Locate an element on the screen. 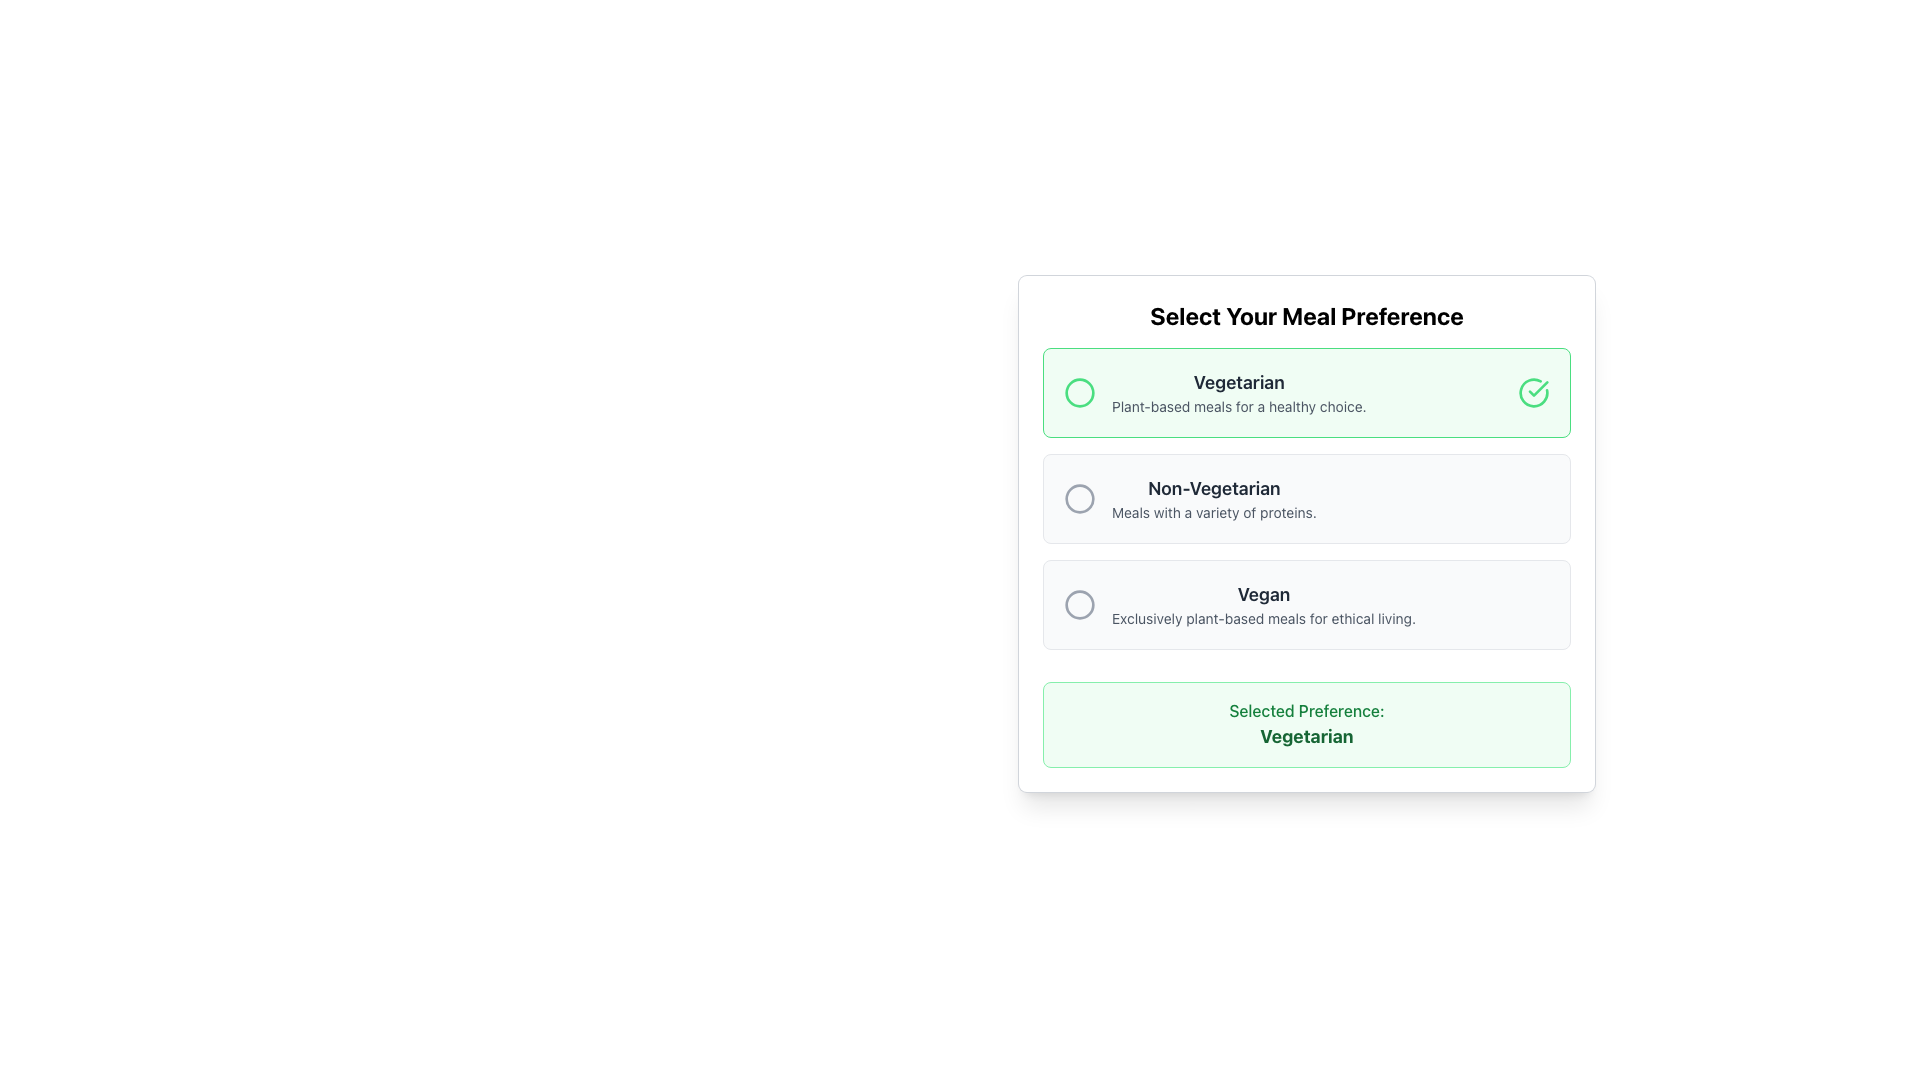  the Information Display Box that shows the user's currently selected meal preference, which is 'Vegetarian' is located at coordinates (1306, 725).